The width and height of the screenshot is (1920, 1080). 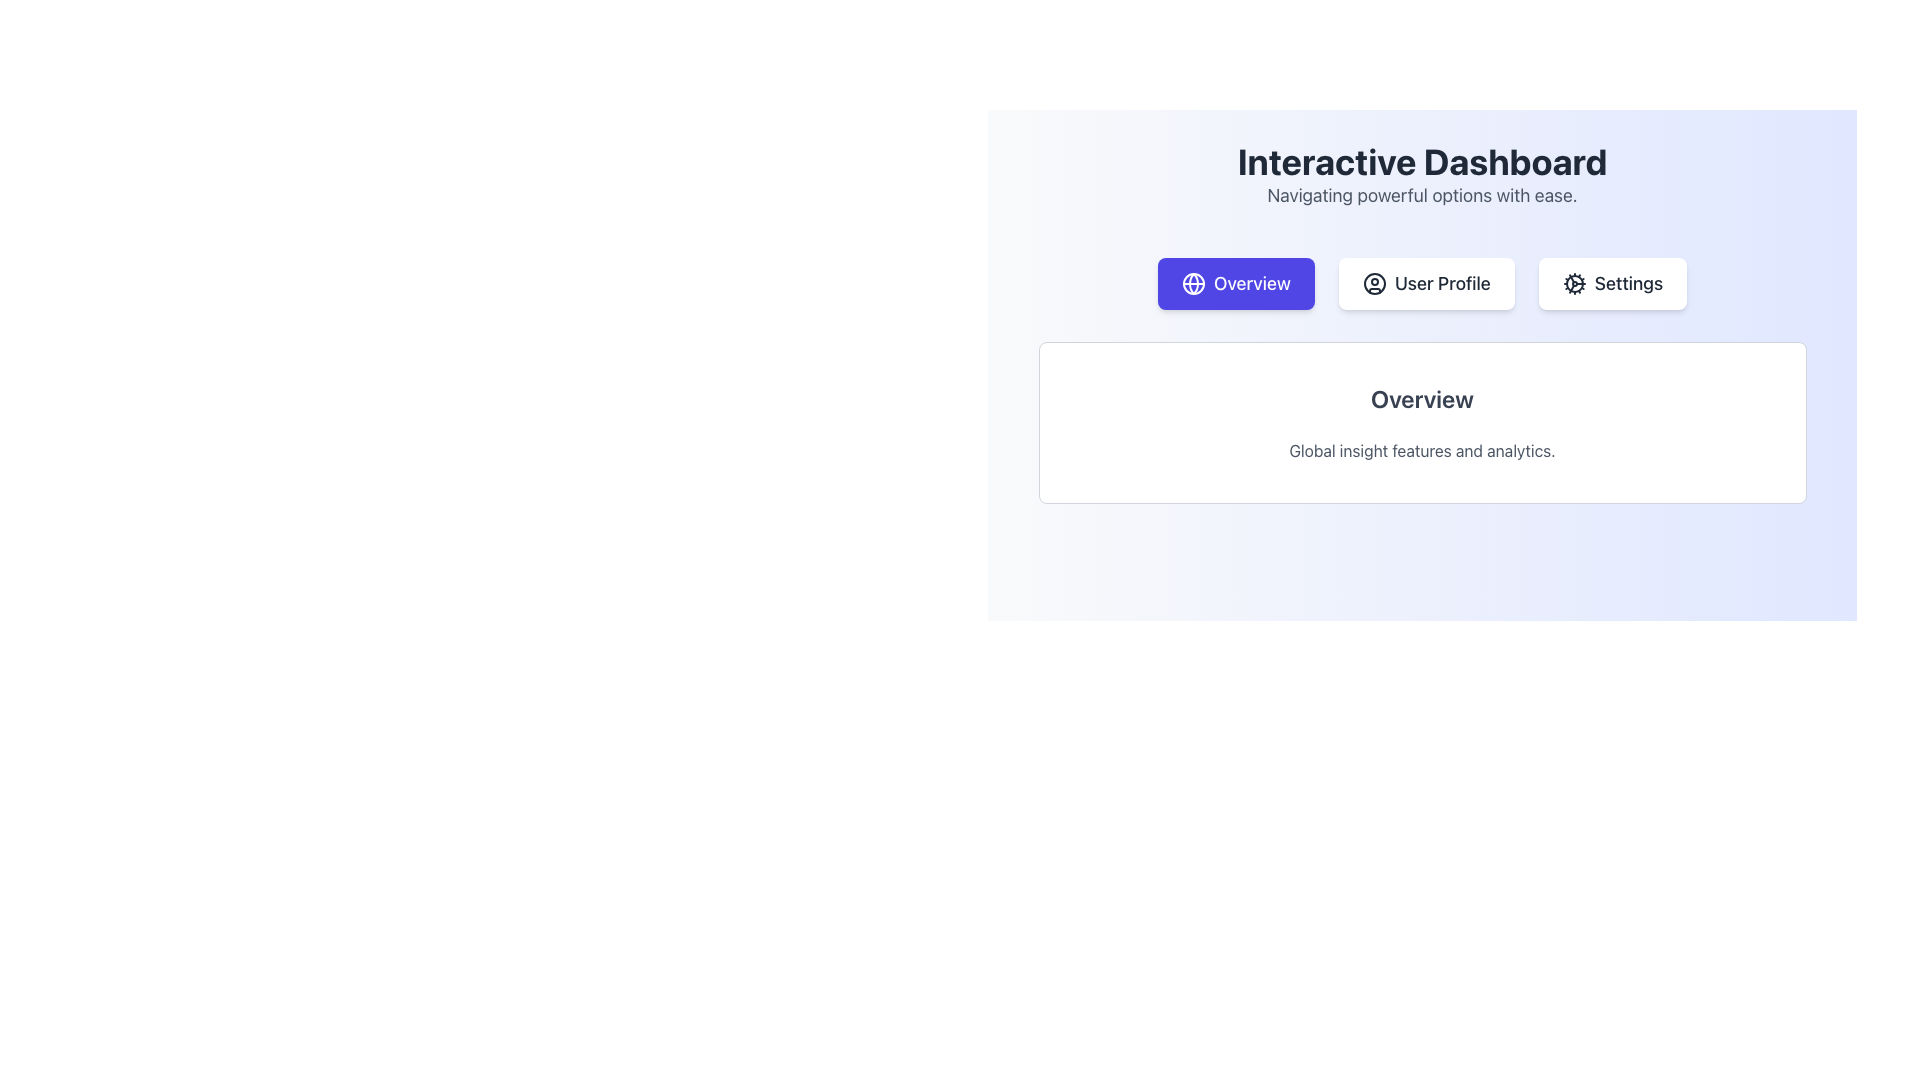 I want to click on the SVG Circle that represents the boundary of the user profile icon, located within the 'User Profile' button, which is the second button in a horizontal row of three, so click(x=1373, y=284).